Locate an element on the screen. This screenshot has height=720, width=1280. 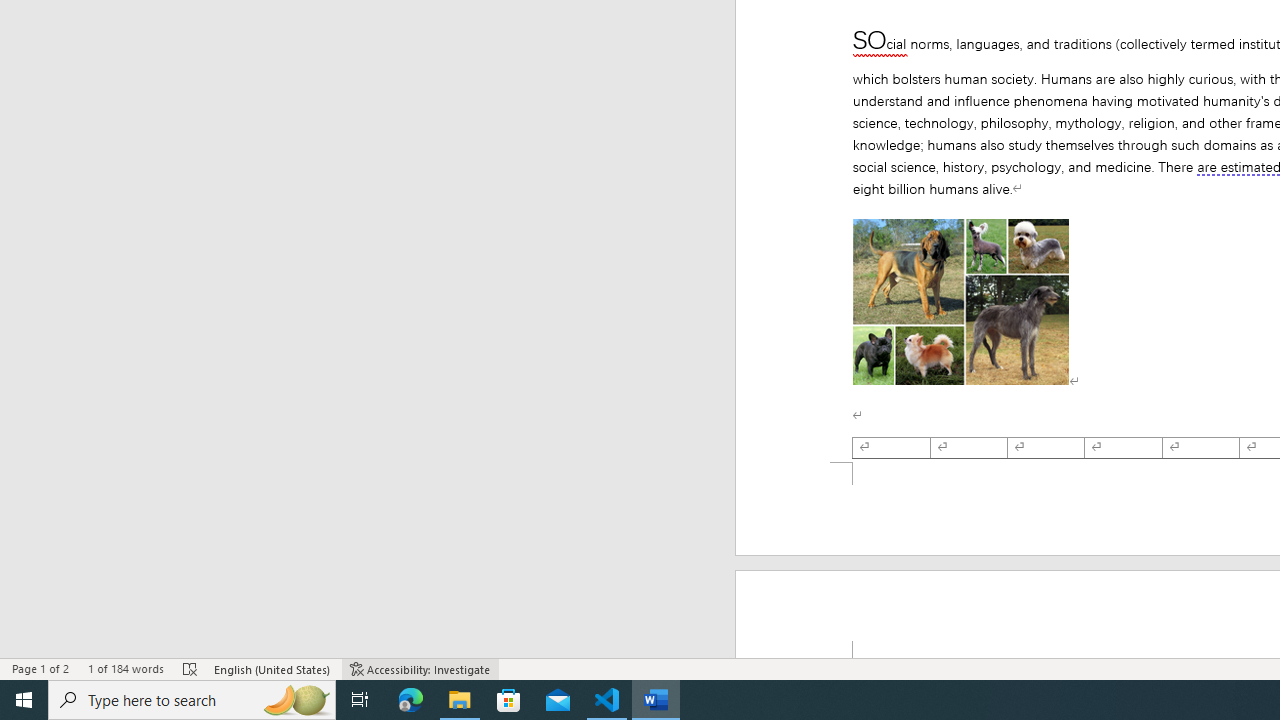
'Spelling and Grammar Check Errors' is located at coordinates (191, 669).